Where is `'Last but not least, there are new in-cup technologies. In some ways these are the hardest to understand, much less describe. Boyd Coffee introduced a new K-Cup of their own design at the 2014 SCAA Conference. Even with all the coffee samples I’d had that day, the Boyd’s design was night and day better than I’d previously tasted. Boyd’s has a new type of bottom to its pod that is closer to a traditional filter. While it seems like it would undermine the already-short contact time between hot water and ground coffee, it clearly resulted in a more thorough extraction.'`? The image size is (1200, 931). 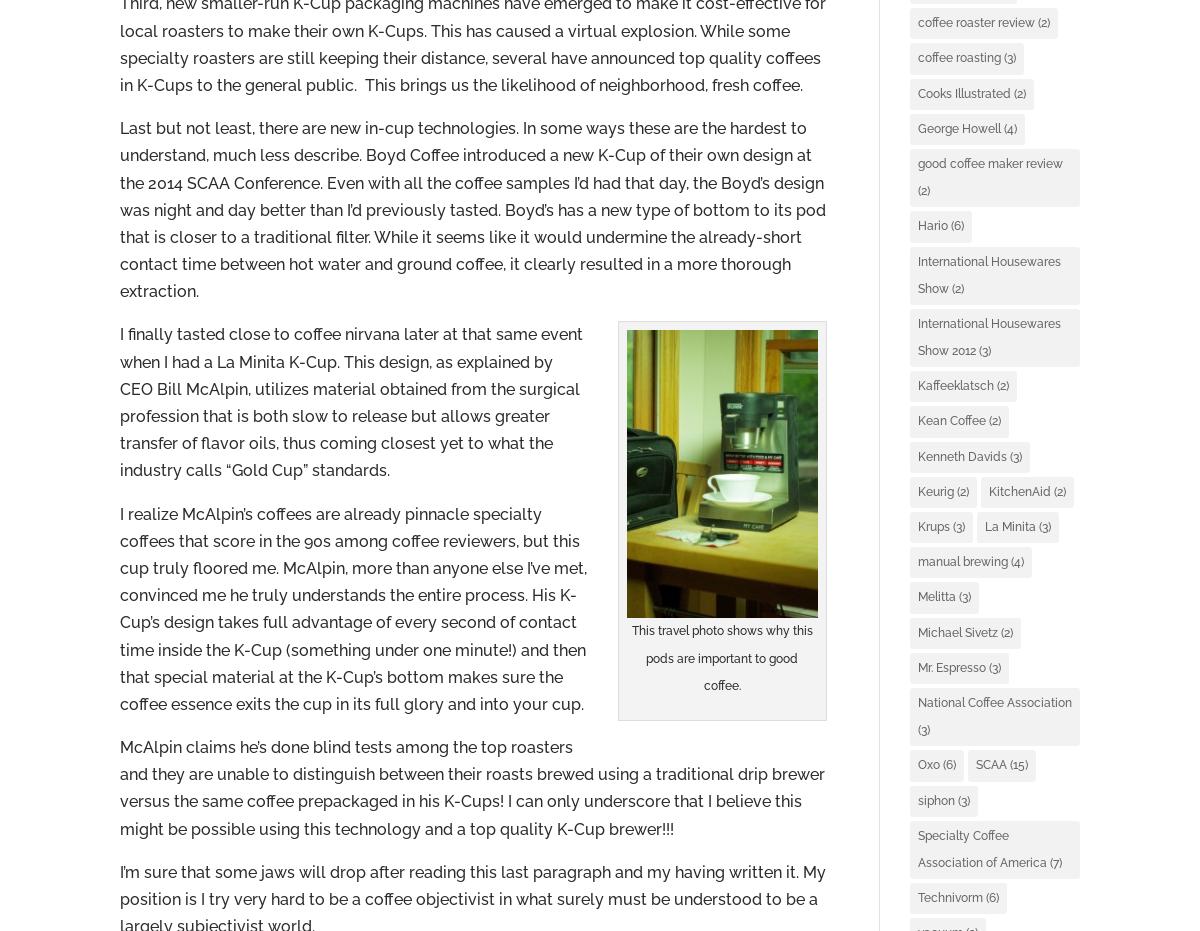 'Last but not least, there are new in-cup technologies. In some ways these are the hardest to understand, much less describe. Boyd Coffee introduced a new K-Cup of their own design at the 2014 SCAA Conference. Even with all the coffee samples I’d had that day, the Boyd’s design was night and day better than I’d previously tasted. Boyd’s has a new type of bottom to its pod that is closer to a traditional filter. While it seems like it would undermine the already-short contact time between hot water and ground coffee, it clearly resulted in a more thorough extraction.' is located at coordinates (472, 210).